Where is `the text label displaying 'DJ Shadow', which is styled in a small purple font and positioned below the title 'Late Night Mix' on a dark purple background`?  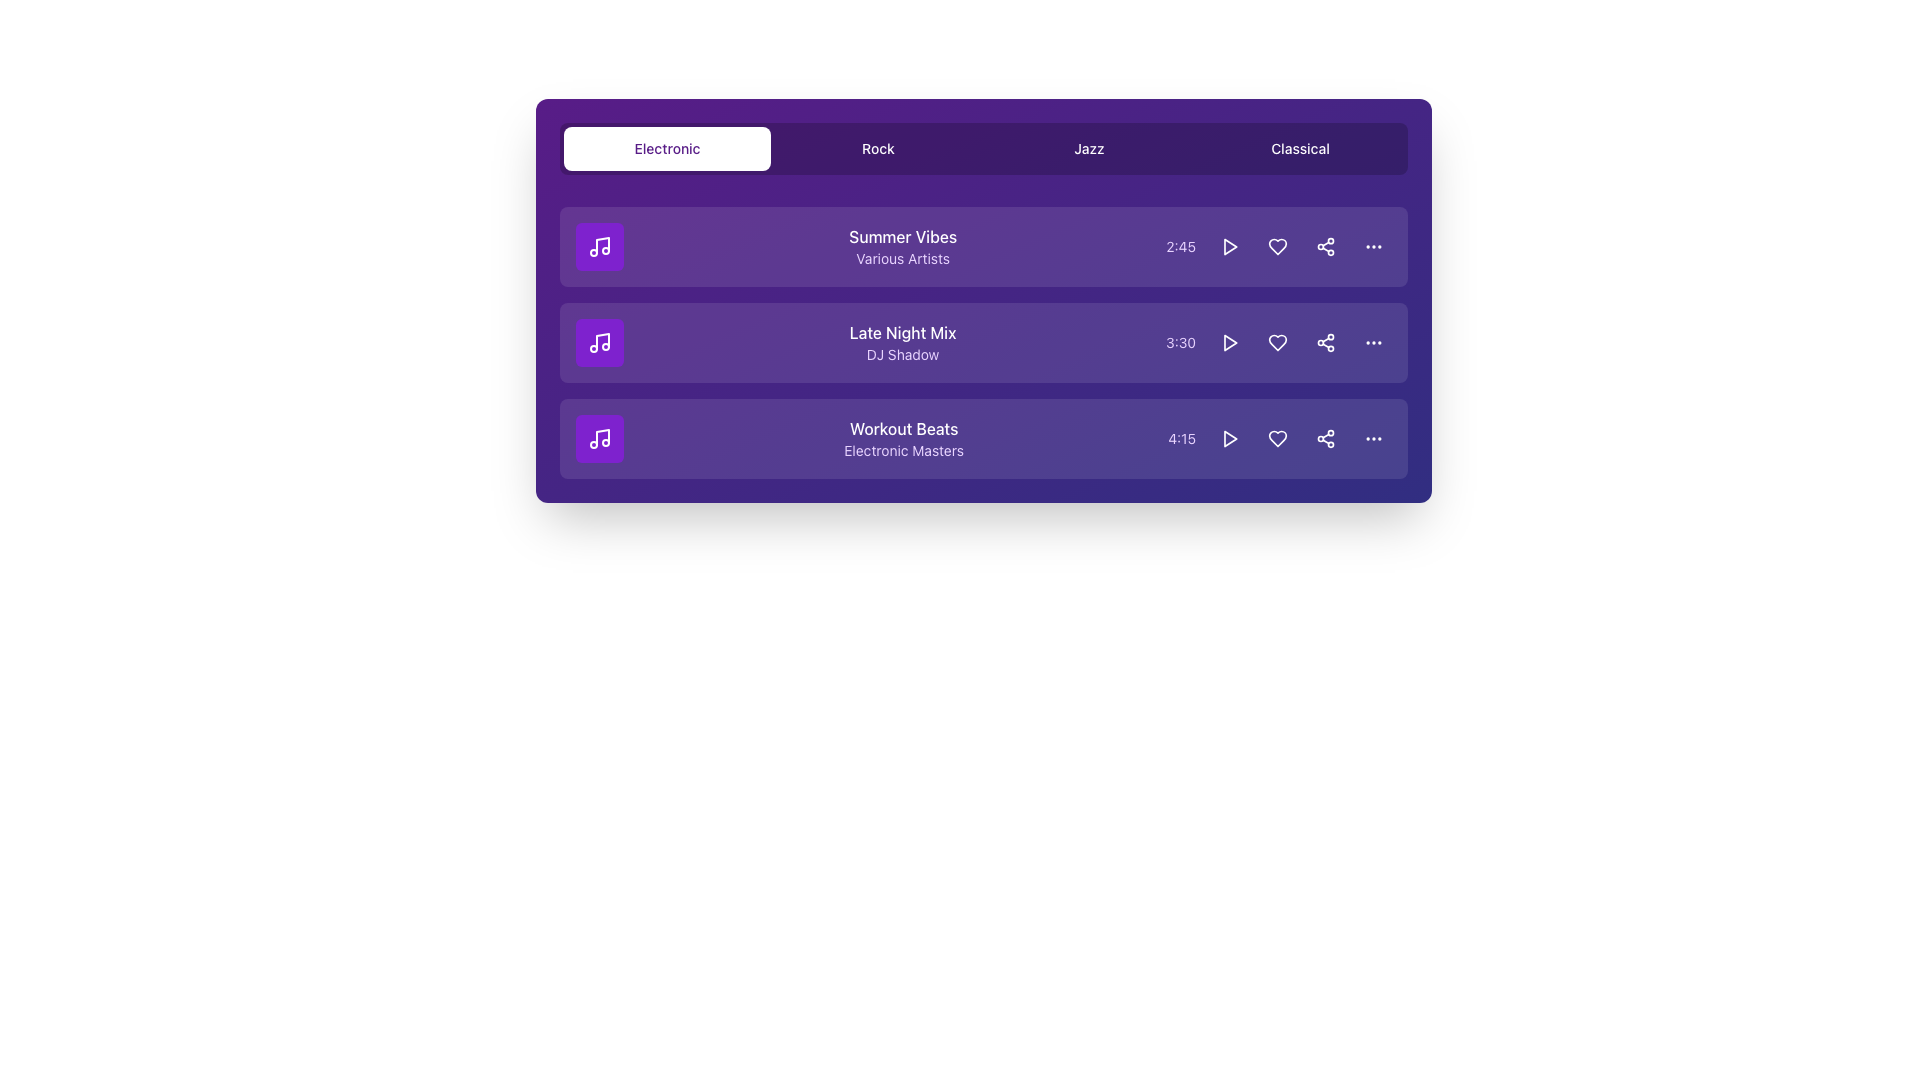
the text label displaying 'DJ Shadow', which is styled in a small purple font and positioned below the title 'Late Night Mix' on a dark purple background is located at coordinates (901, 353).